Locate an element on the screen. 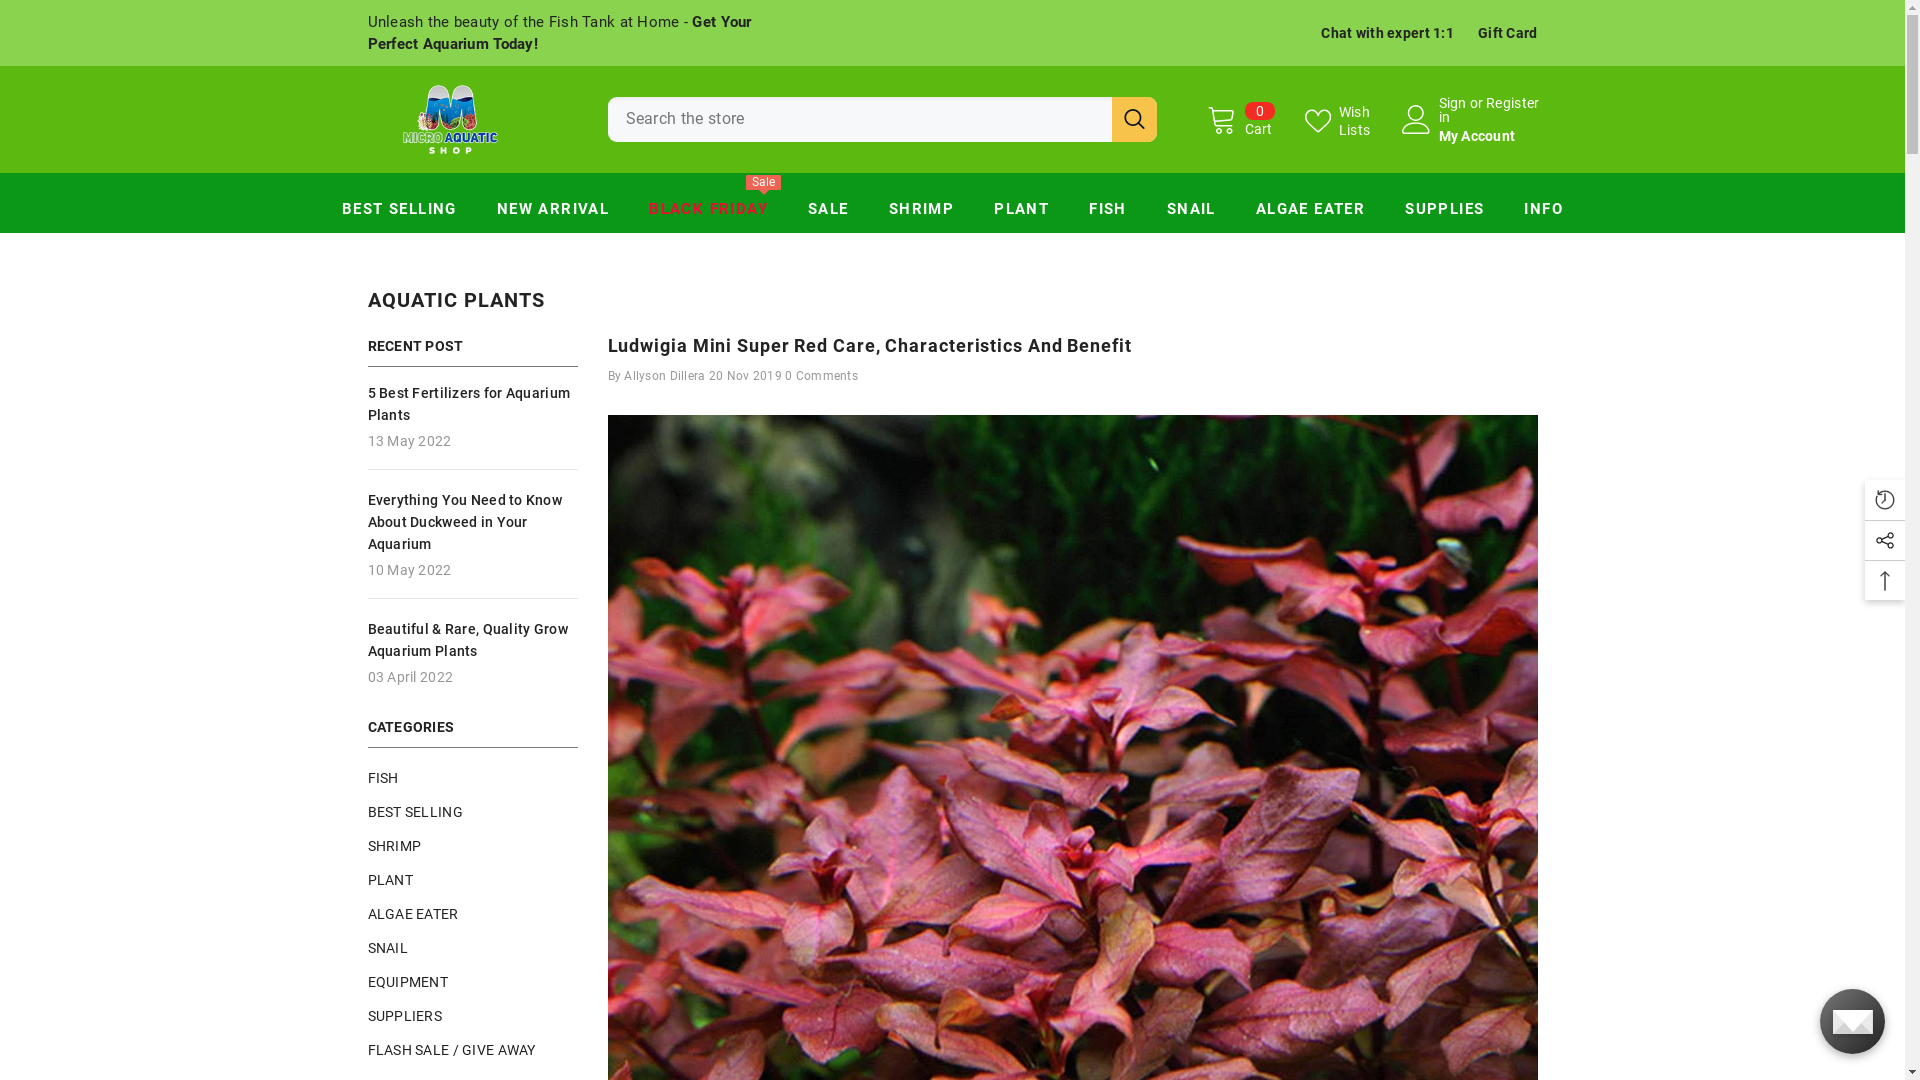 The image size is (1920, 1080). 'BLACK FRIDAY is located at coordinates (708, 213).